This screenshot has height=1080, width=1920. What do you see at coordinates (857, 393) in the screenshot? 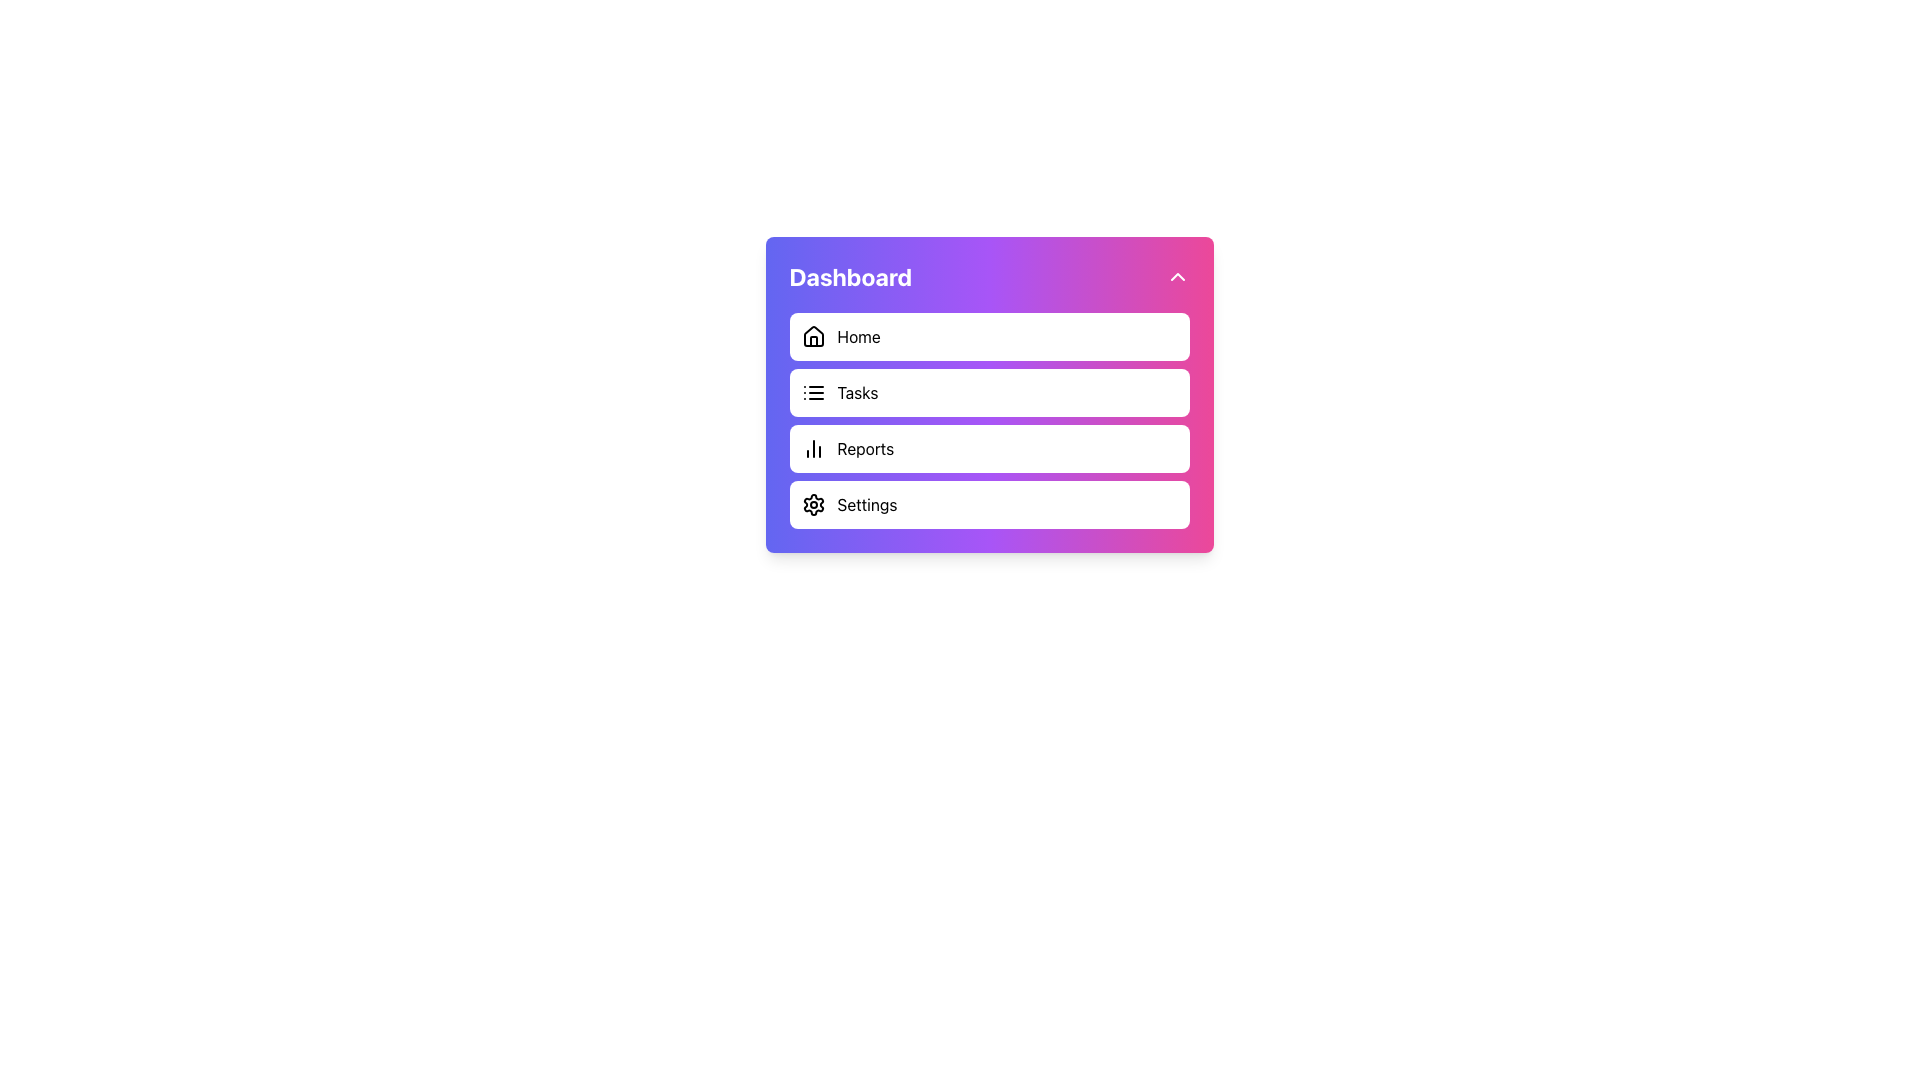
I see `the 'Tasks' label in the second row of the card-like menu, which is adjacent to a list icon` at bounding box center [857, 393].